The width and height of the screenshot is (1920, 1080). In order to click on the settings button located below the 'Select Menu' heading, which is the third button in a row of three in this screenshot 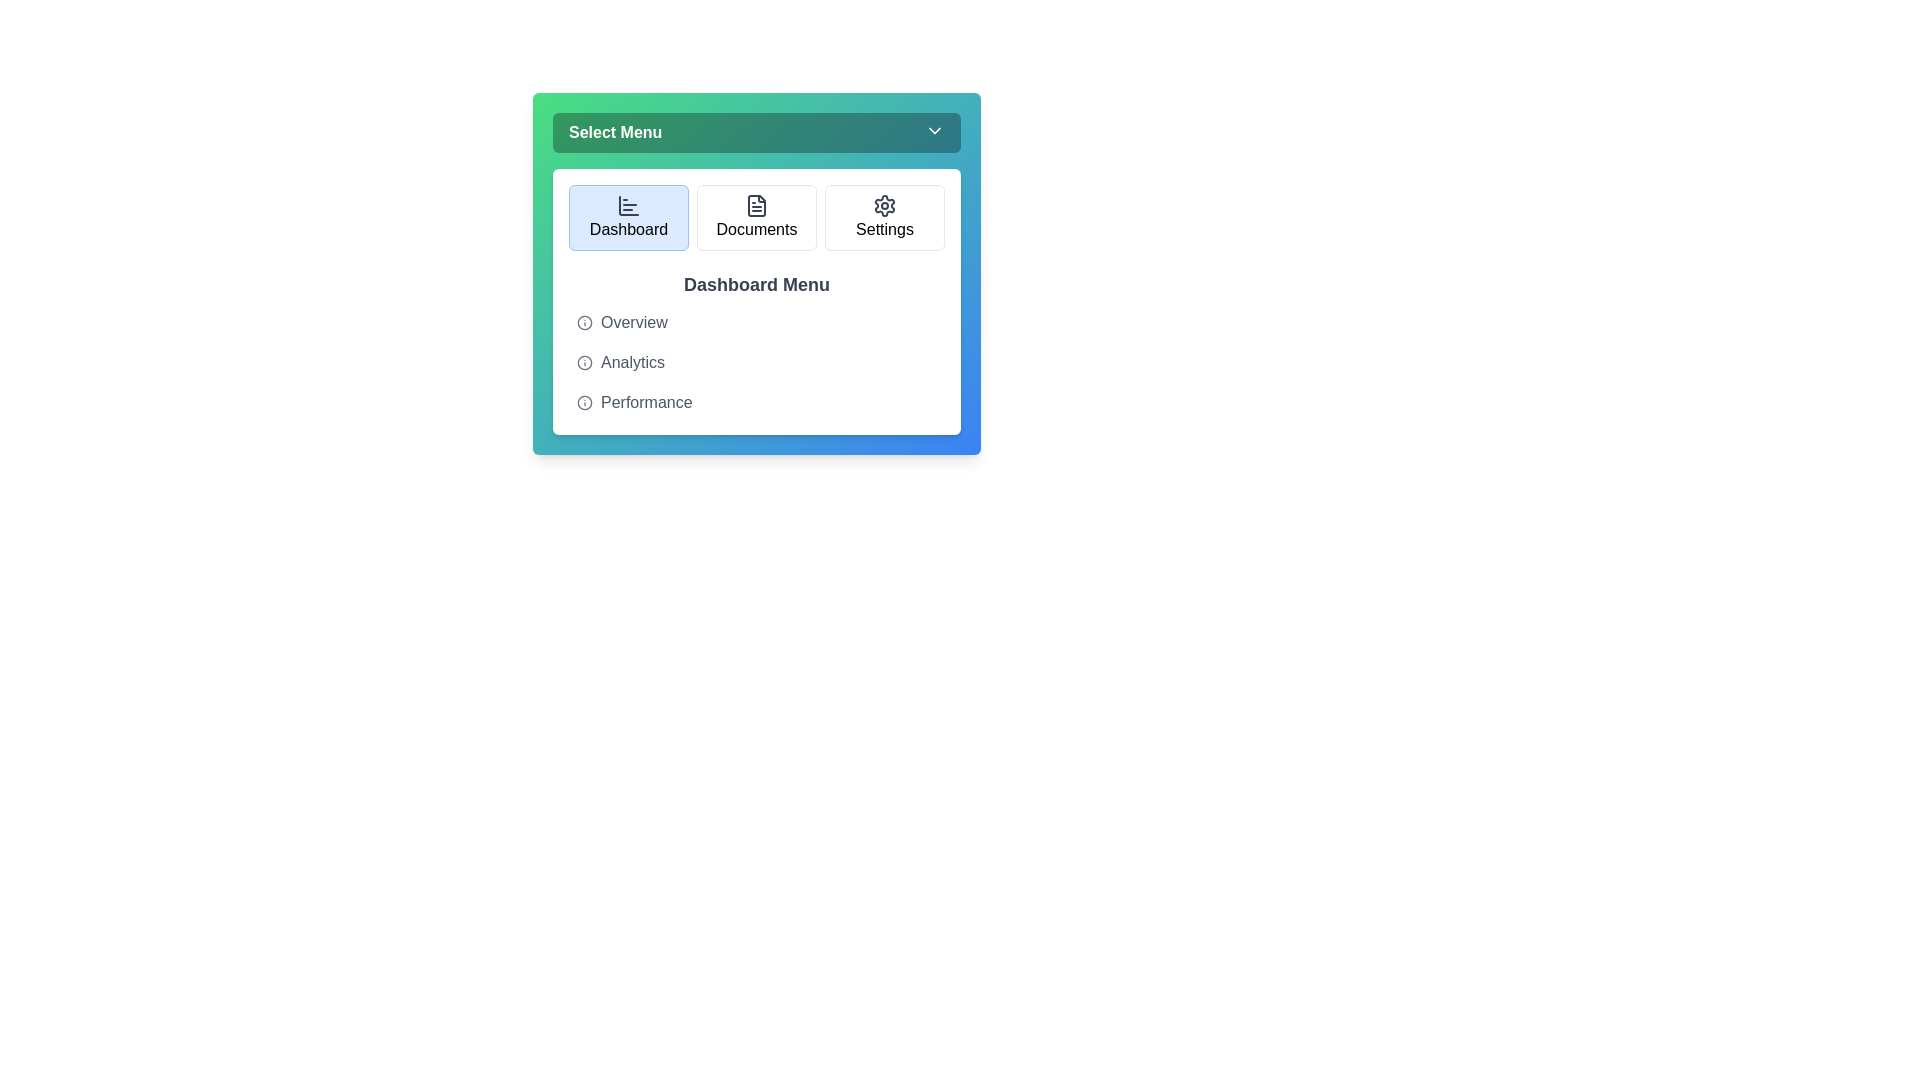, I will do `click(883, 218)`.